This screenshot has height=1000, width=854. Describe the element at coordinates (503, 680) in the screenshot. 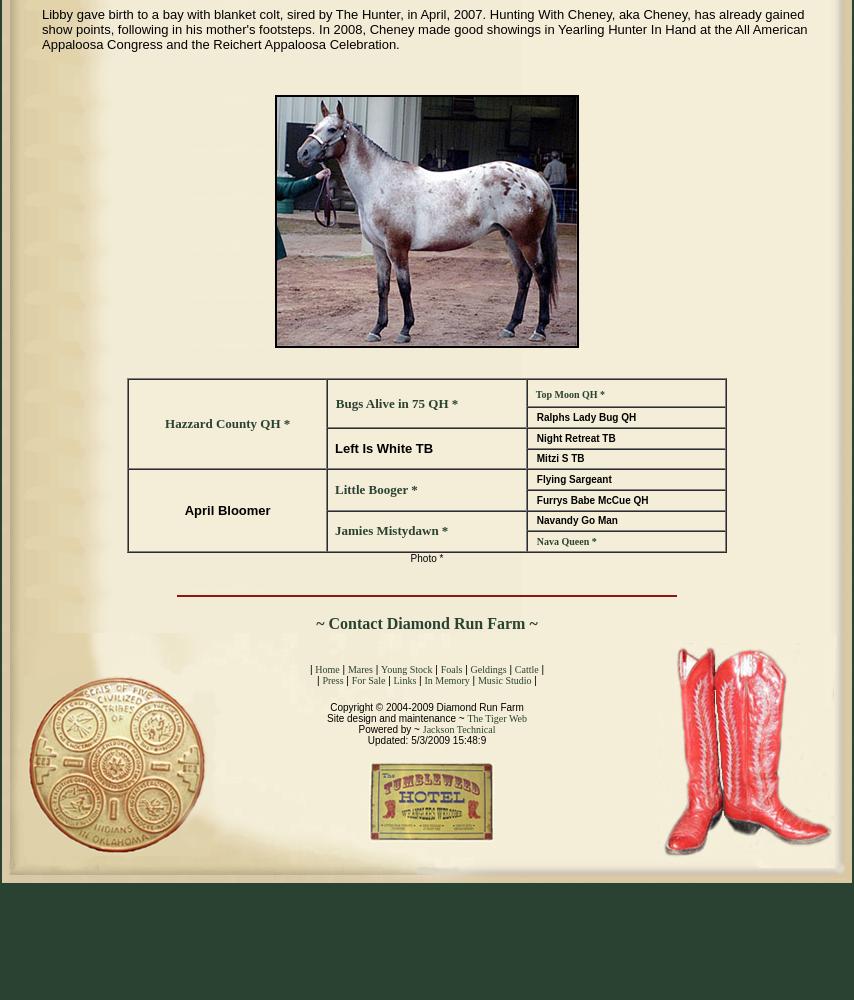

I see `'Music Studio'` at that location.